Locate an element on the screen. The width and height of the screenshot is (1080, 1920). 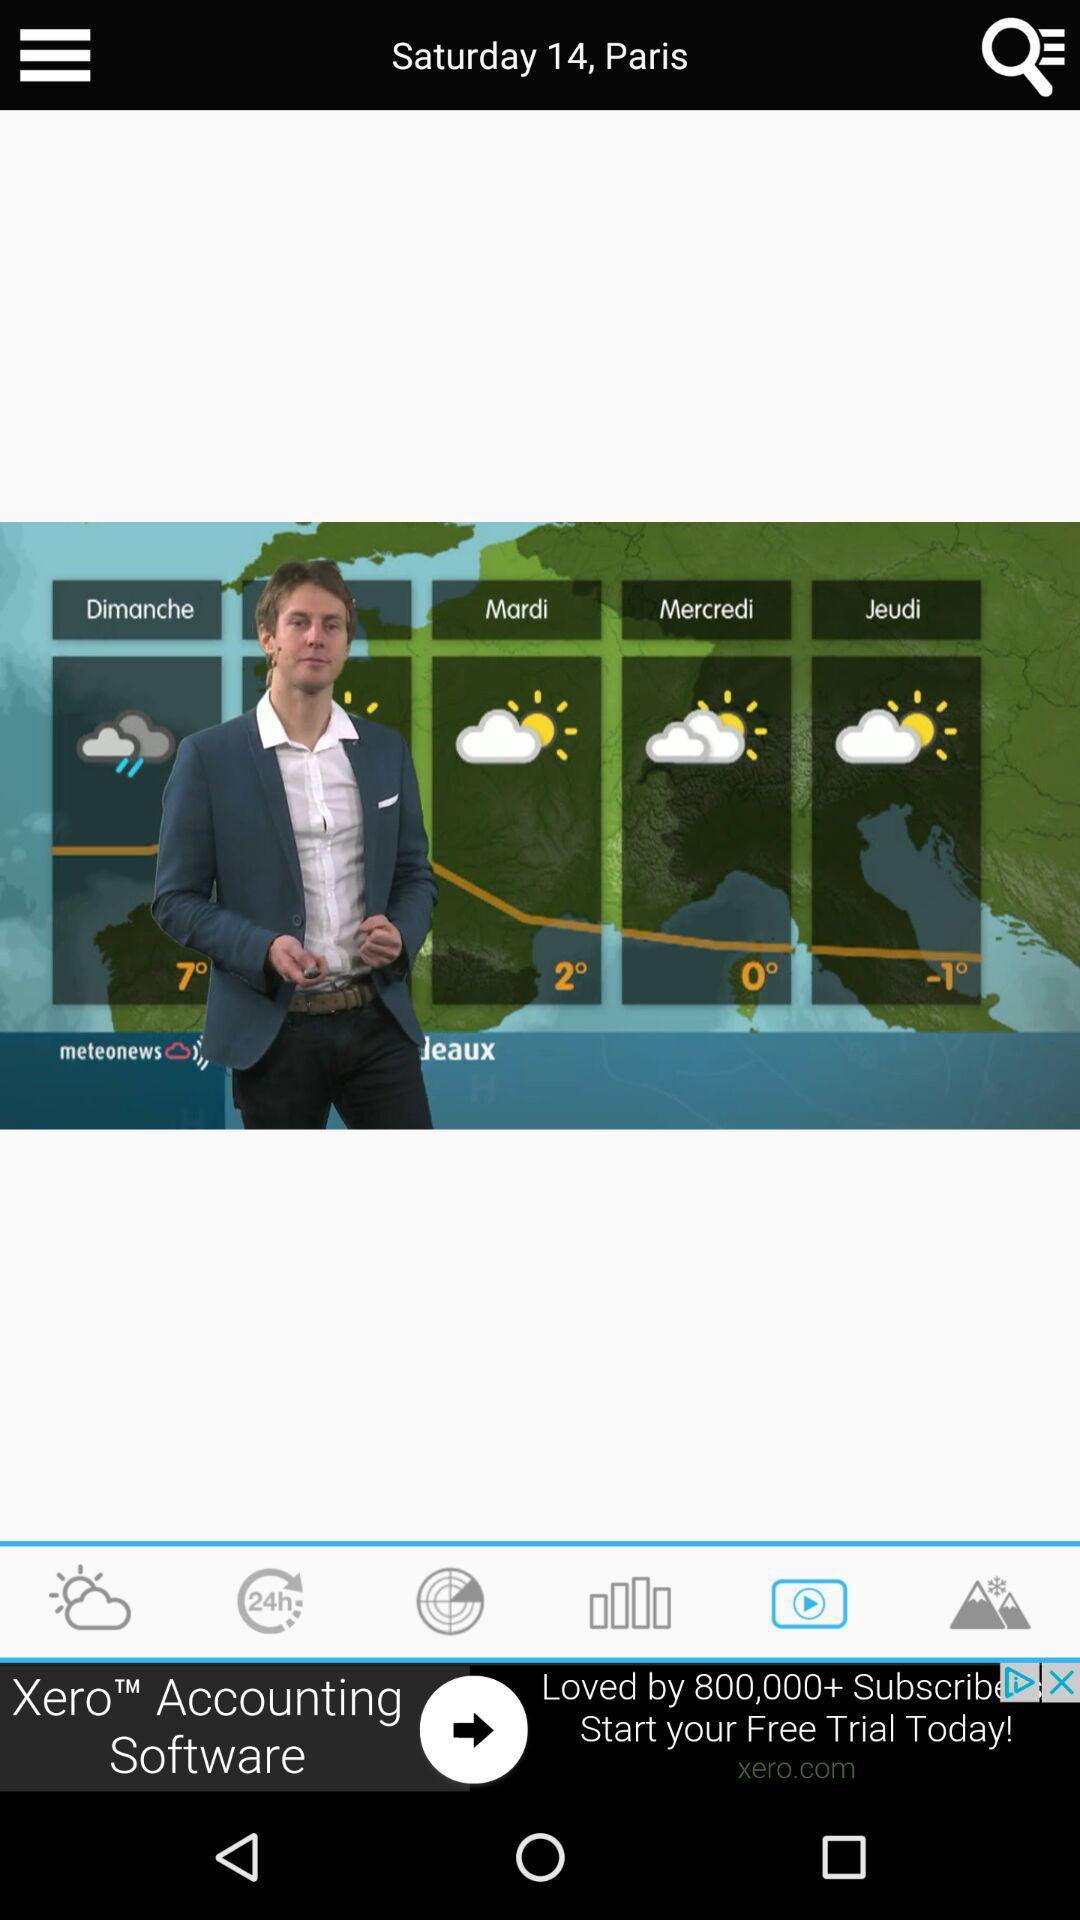
the menu icon is located at coordinates (54, 58).